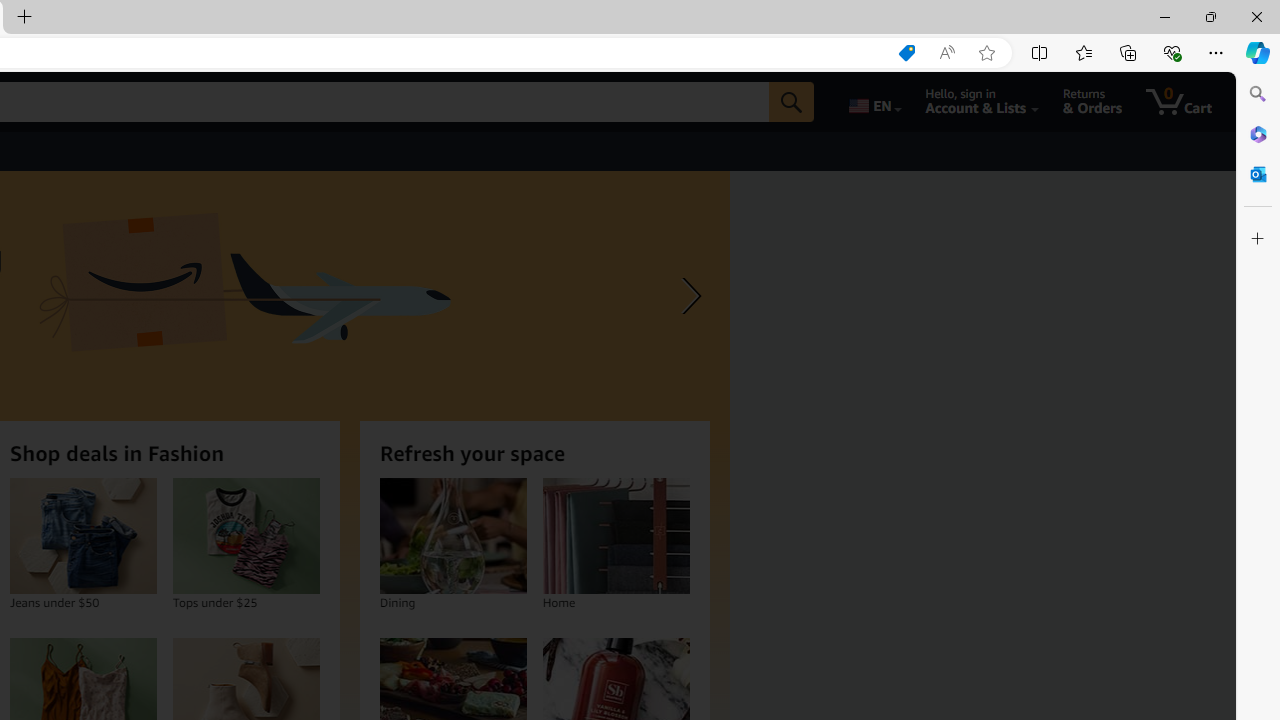 This screenshot has width=1280, height=720. Describe the element at coordinates (1257, 173) in the screenshot. I see `'Close Outlook pane'` at that location.